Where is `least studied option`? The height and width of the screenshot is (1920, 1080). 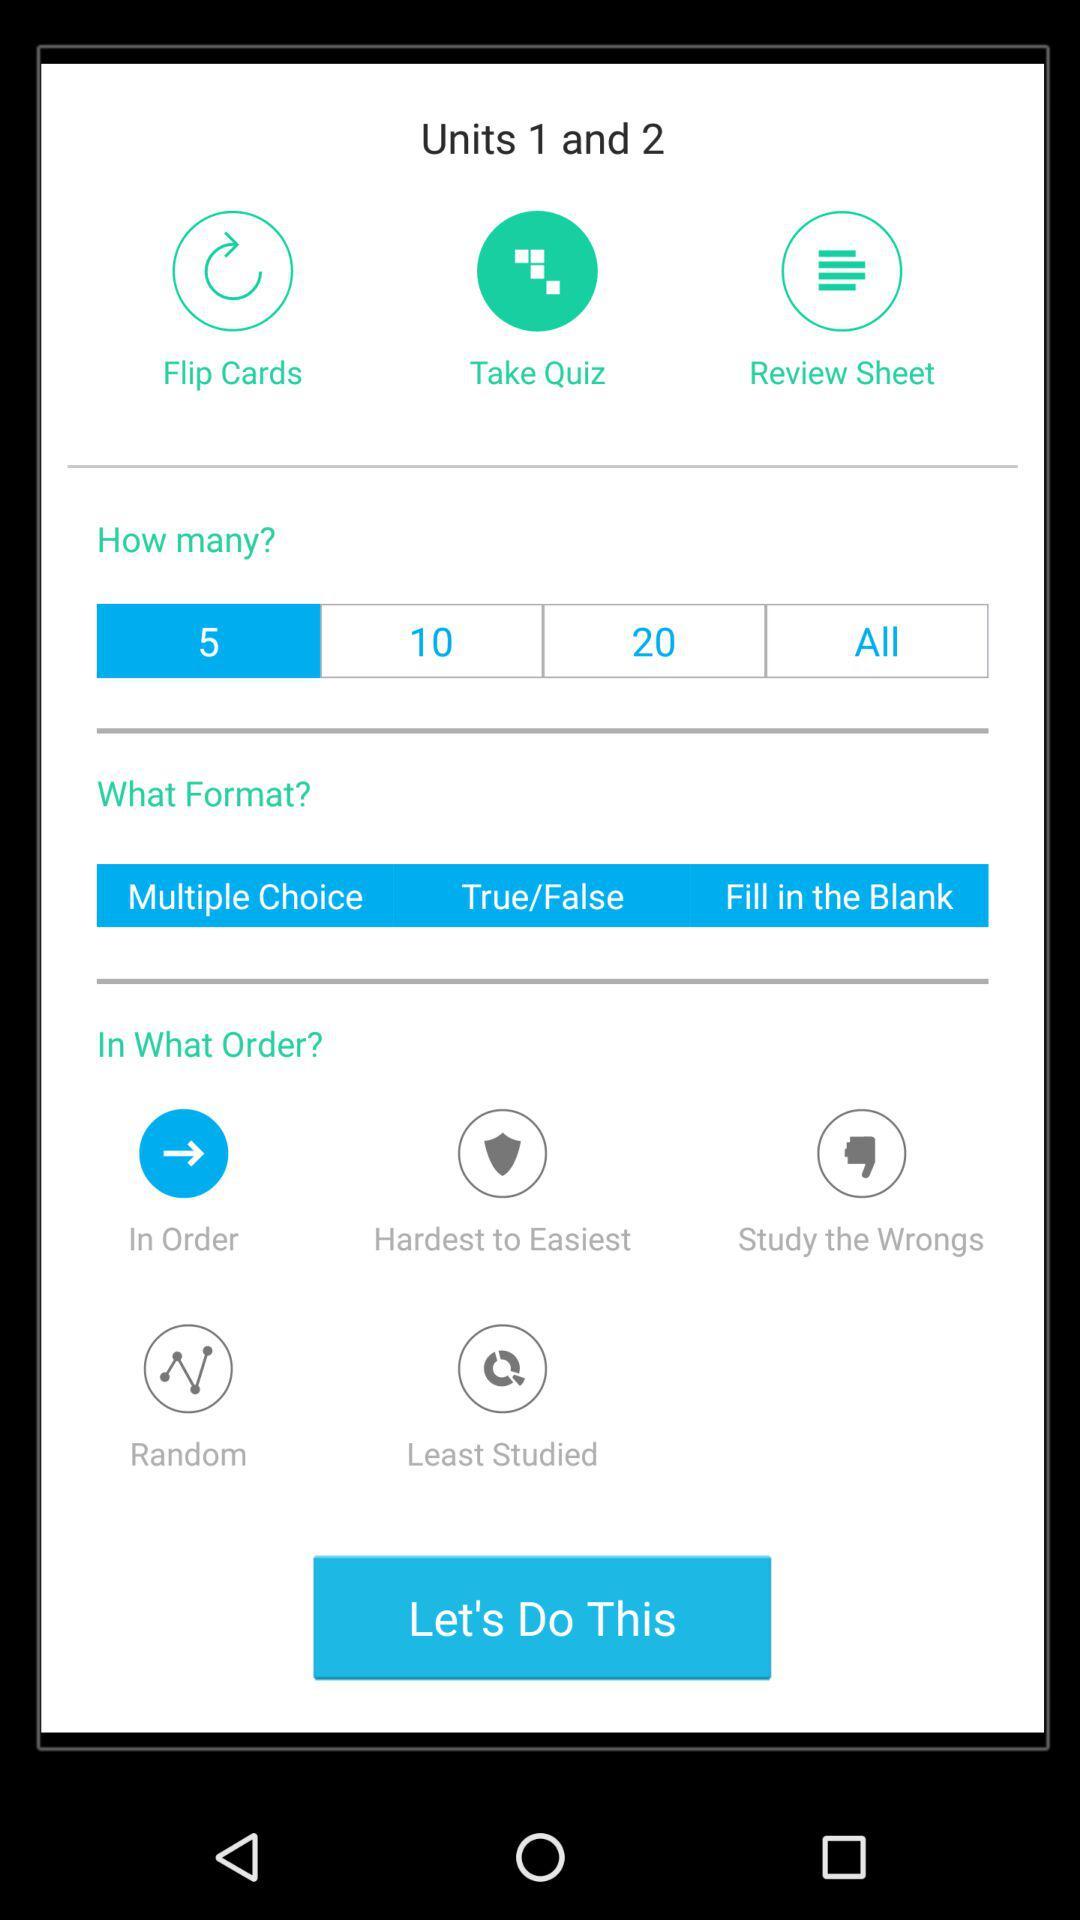
least studied option is located at coordinates (501, 1367).